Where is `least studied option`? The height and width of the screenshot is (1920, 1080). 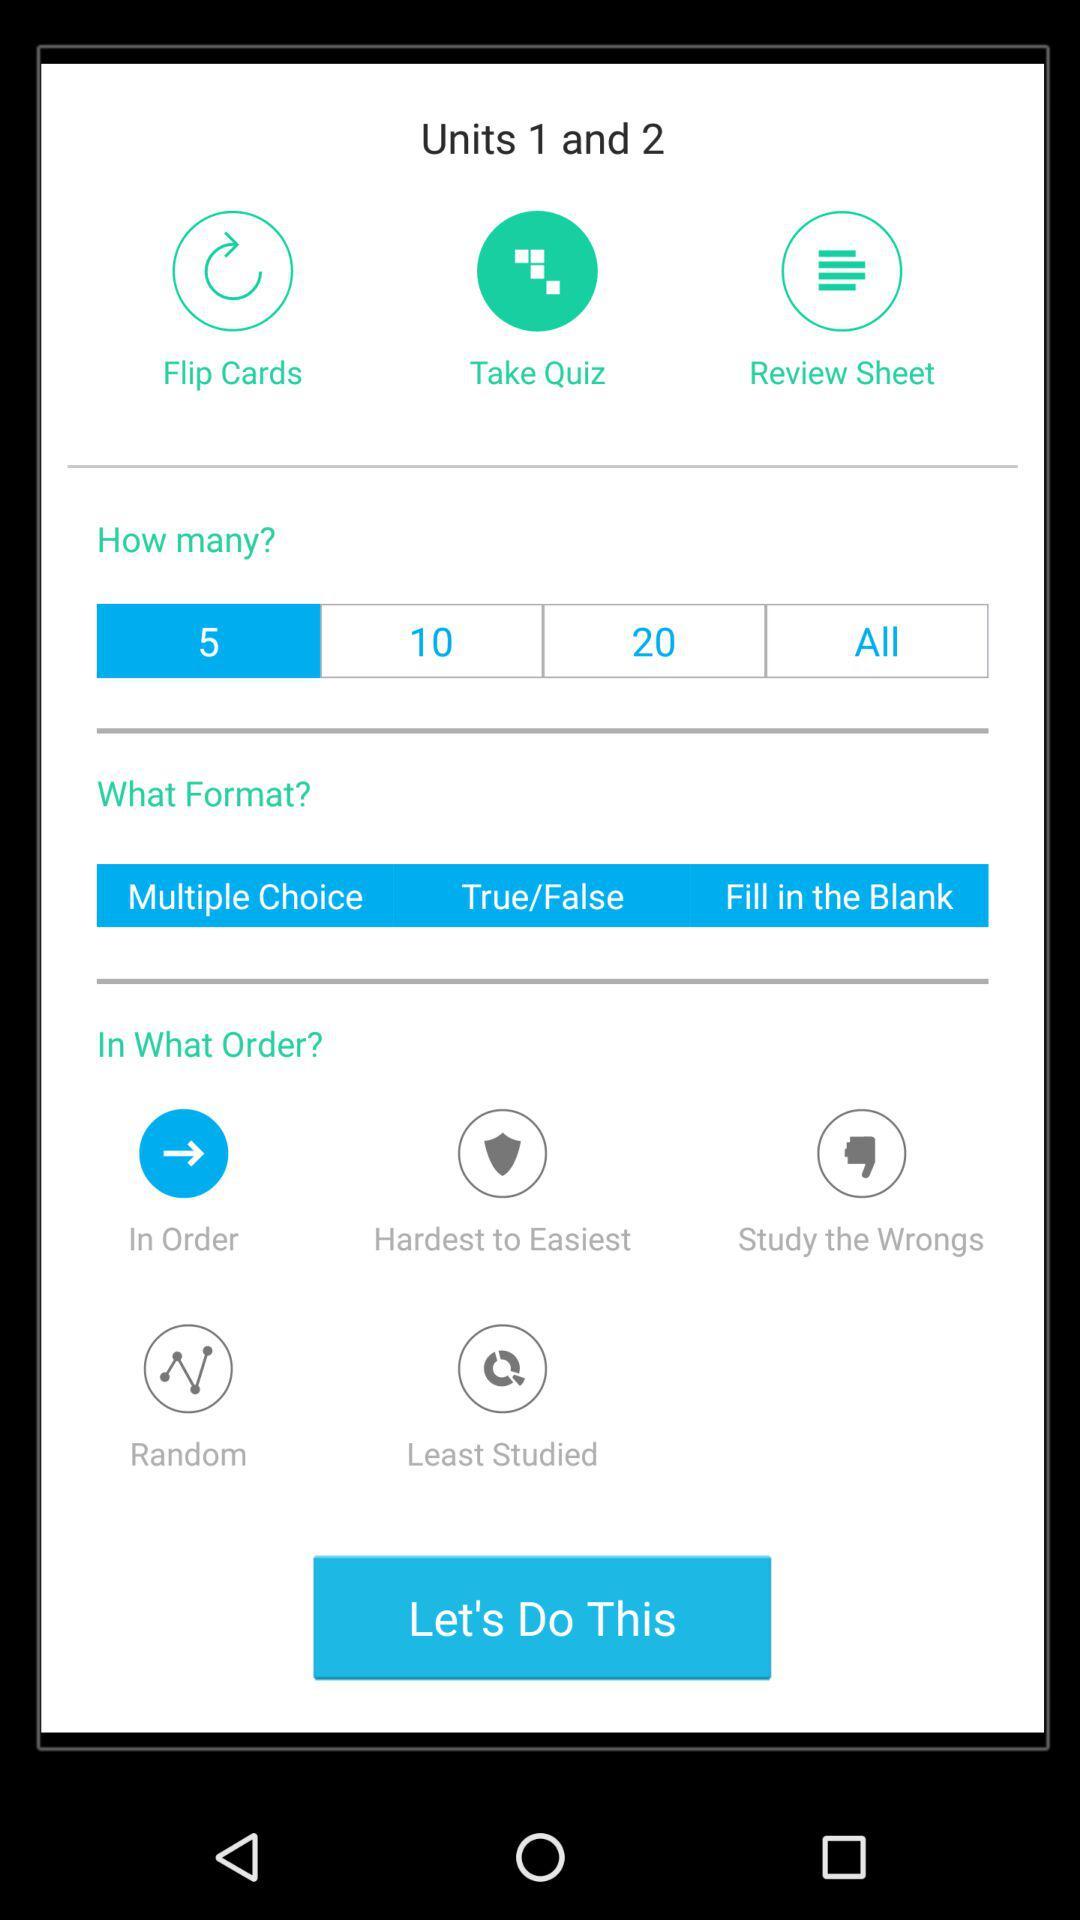
least studied option is located at coordinates (501, 1367).